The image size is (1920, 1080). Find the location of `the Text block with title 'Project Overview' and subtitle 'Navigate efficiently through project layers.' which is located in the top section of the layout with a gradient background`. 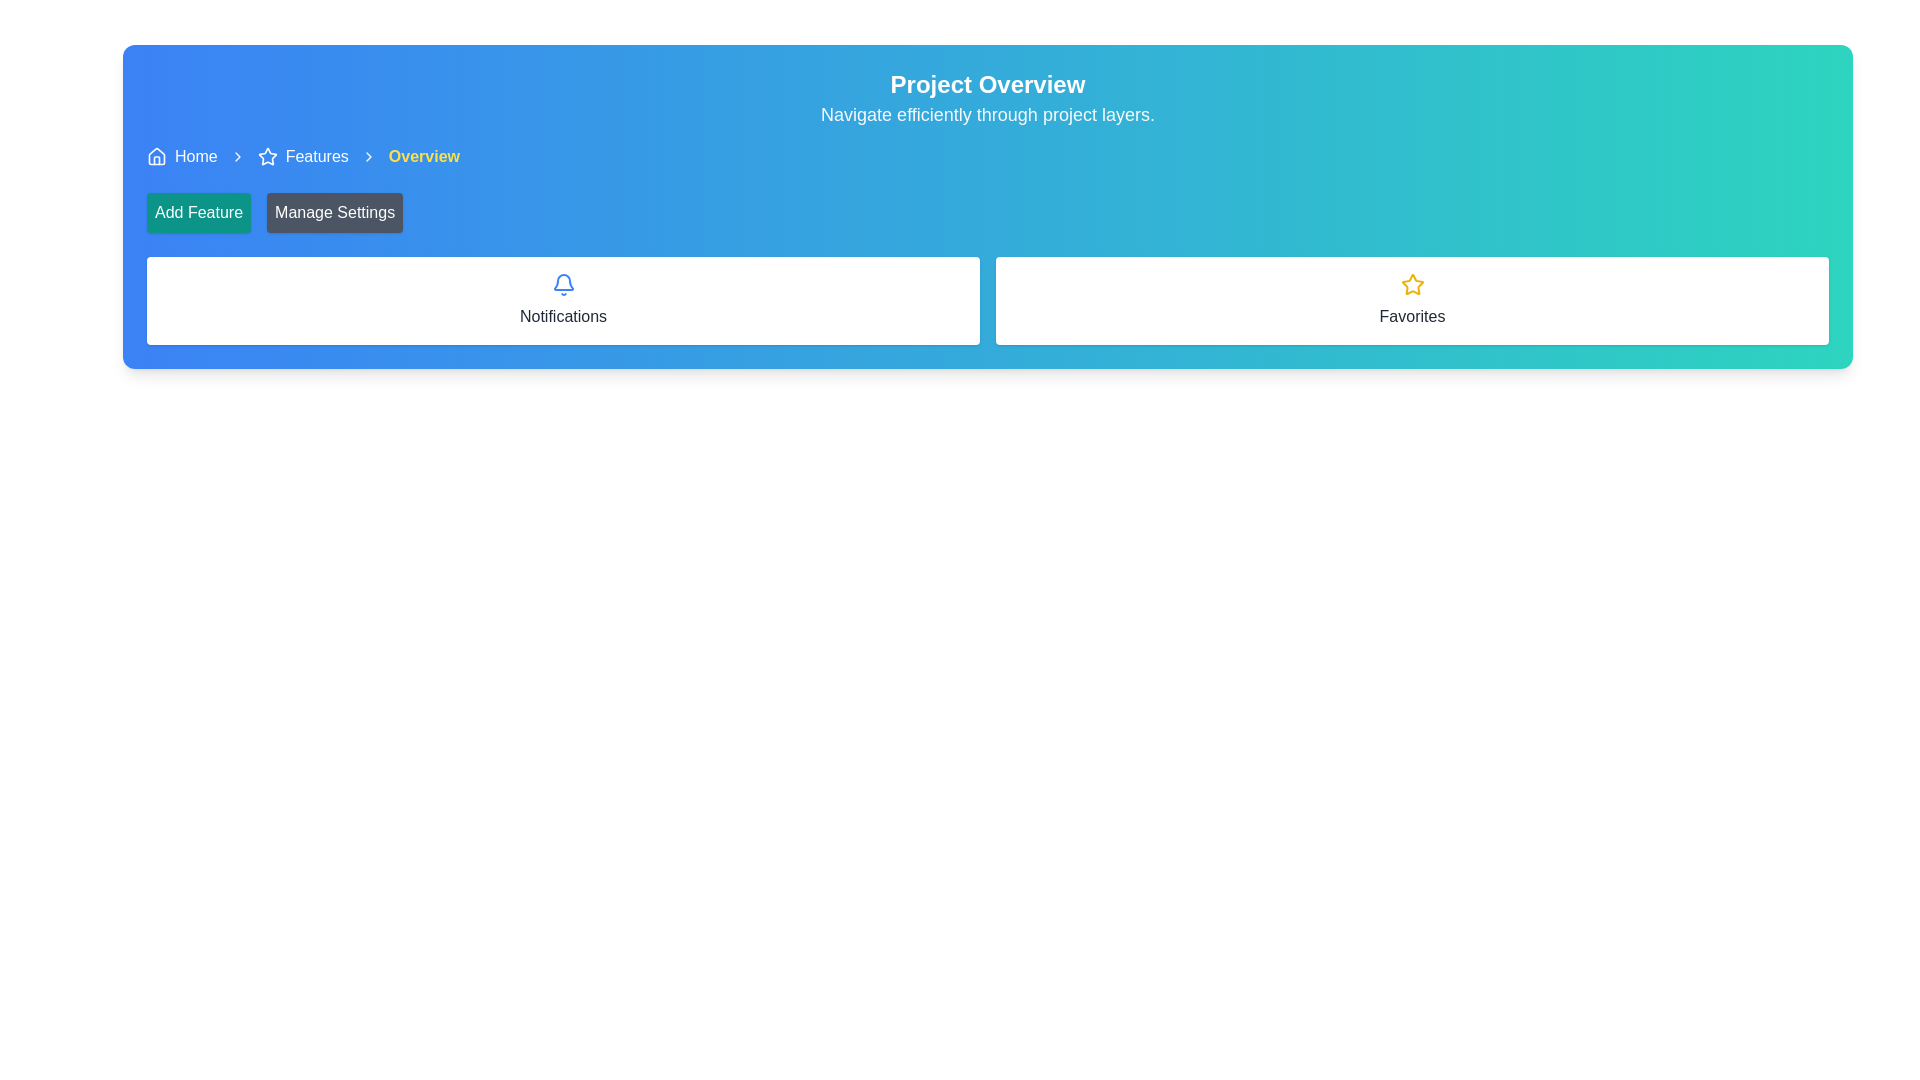

the Text block with title 'Project Overview' and subtitle 'Navigate efficiently through project layers.' which is located in the top section of the layout with a gradient background is located at coordinates (988, 99).